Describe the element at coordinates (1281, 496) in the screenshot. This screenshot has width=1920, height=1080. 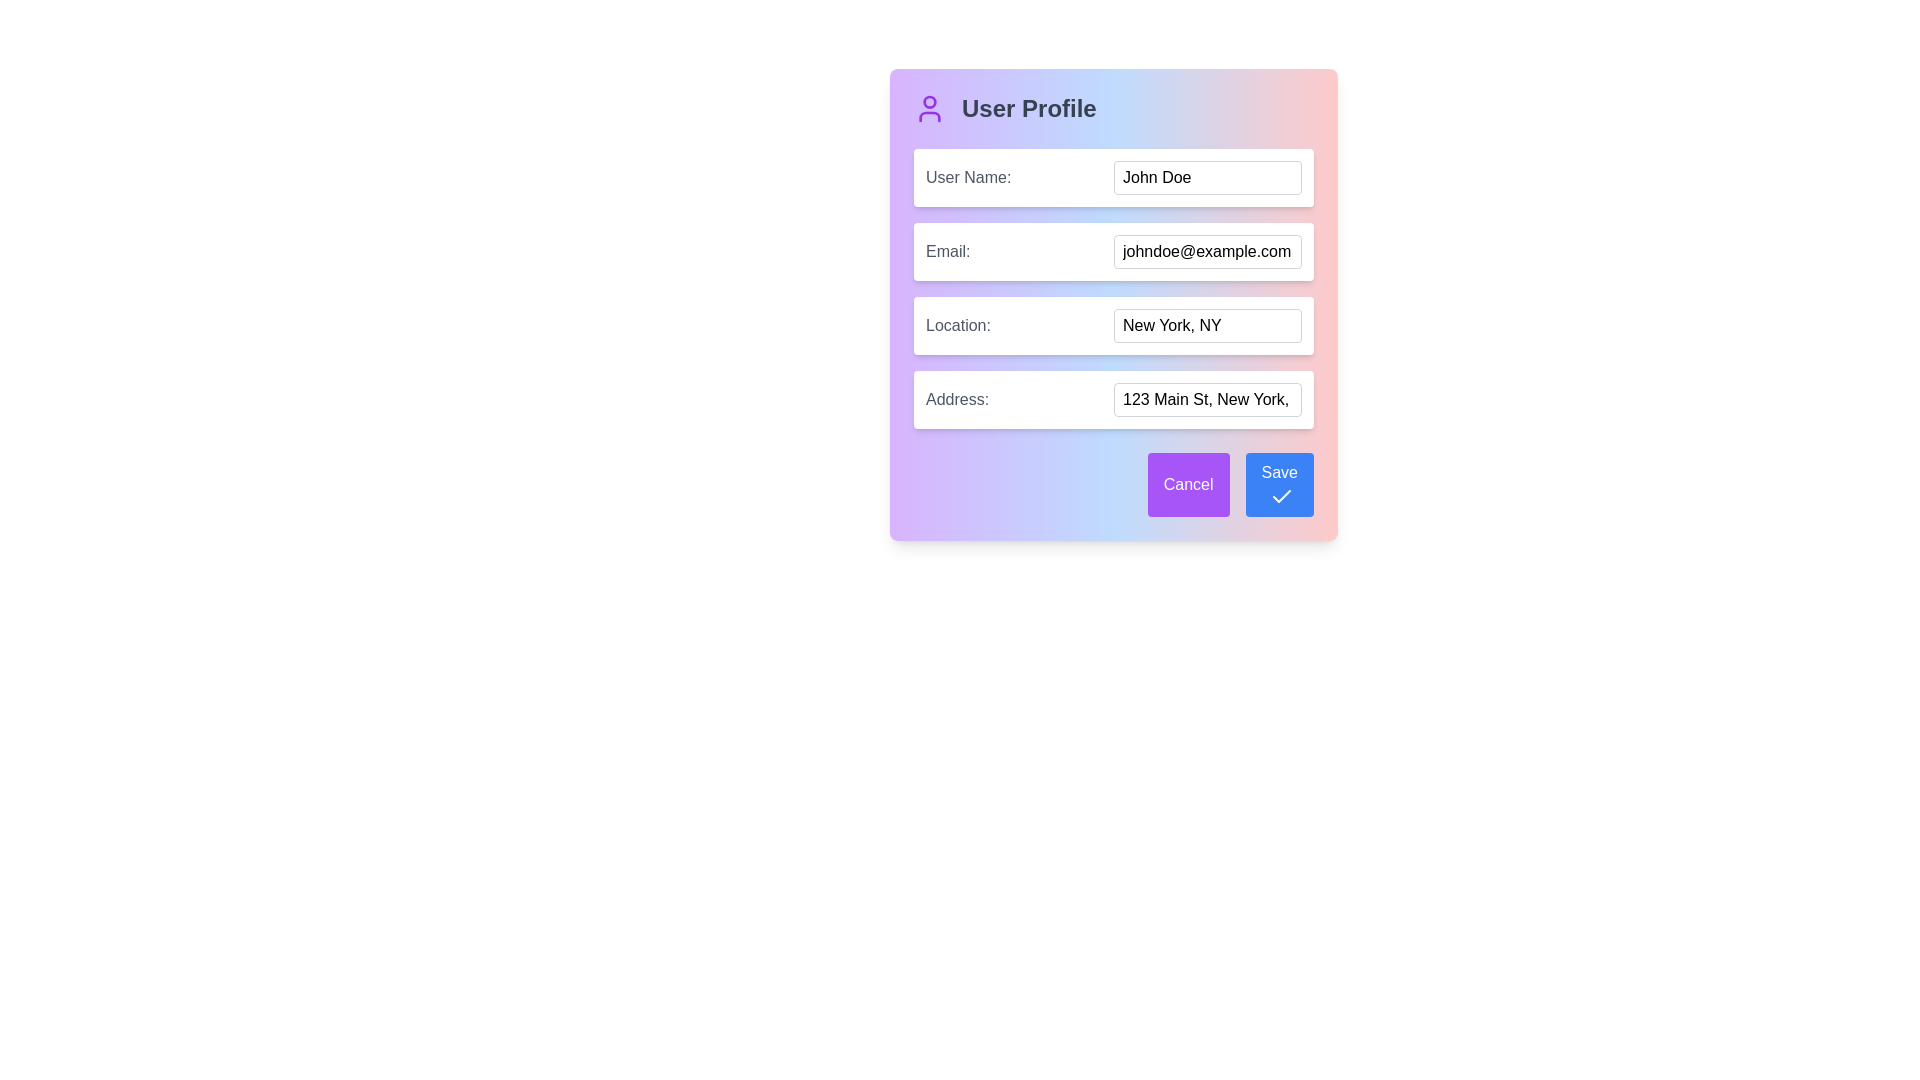
I see `the confirmation icon located to the right of the 'Save' text within the blue 'Save' button in the bottom-right corner of the modal dialog` at that location.